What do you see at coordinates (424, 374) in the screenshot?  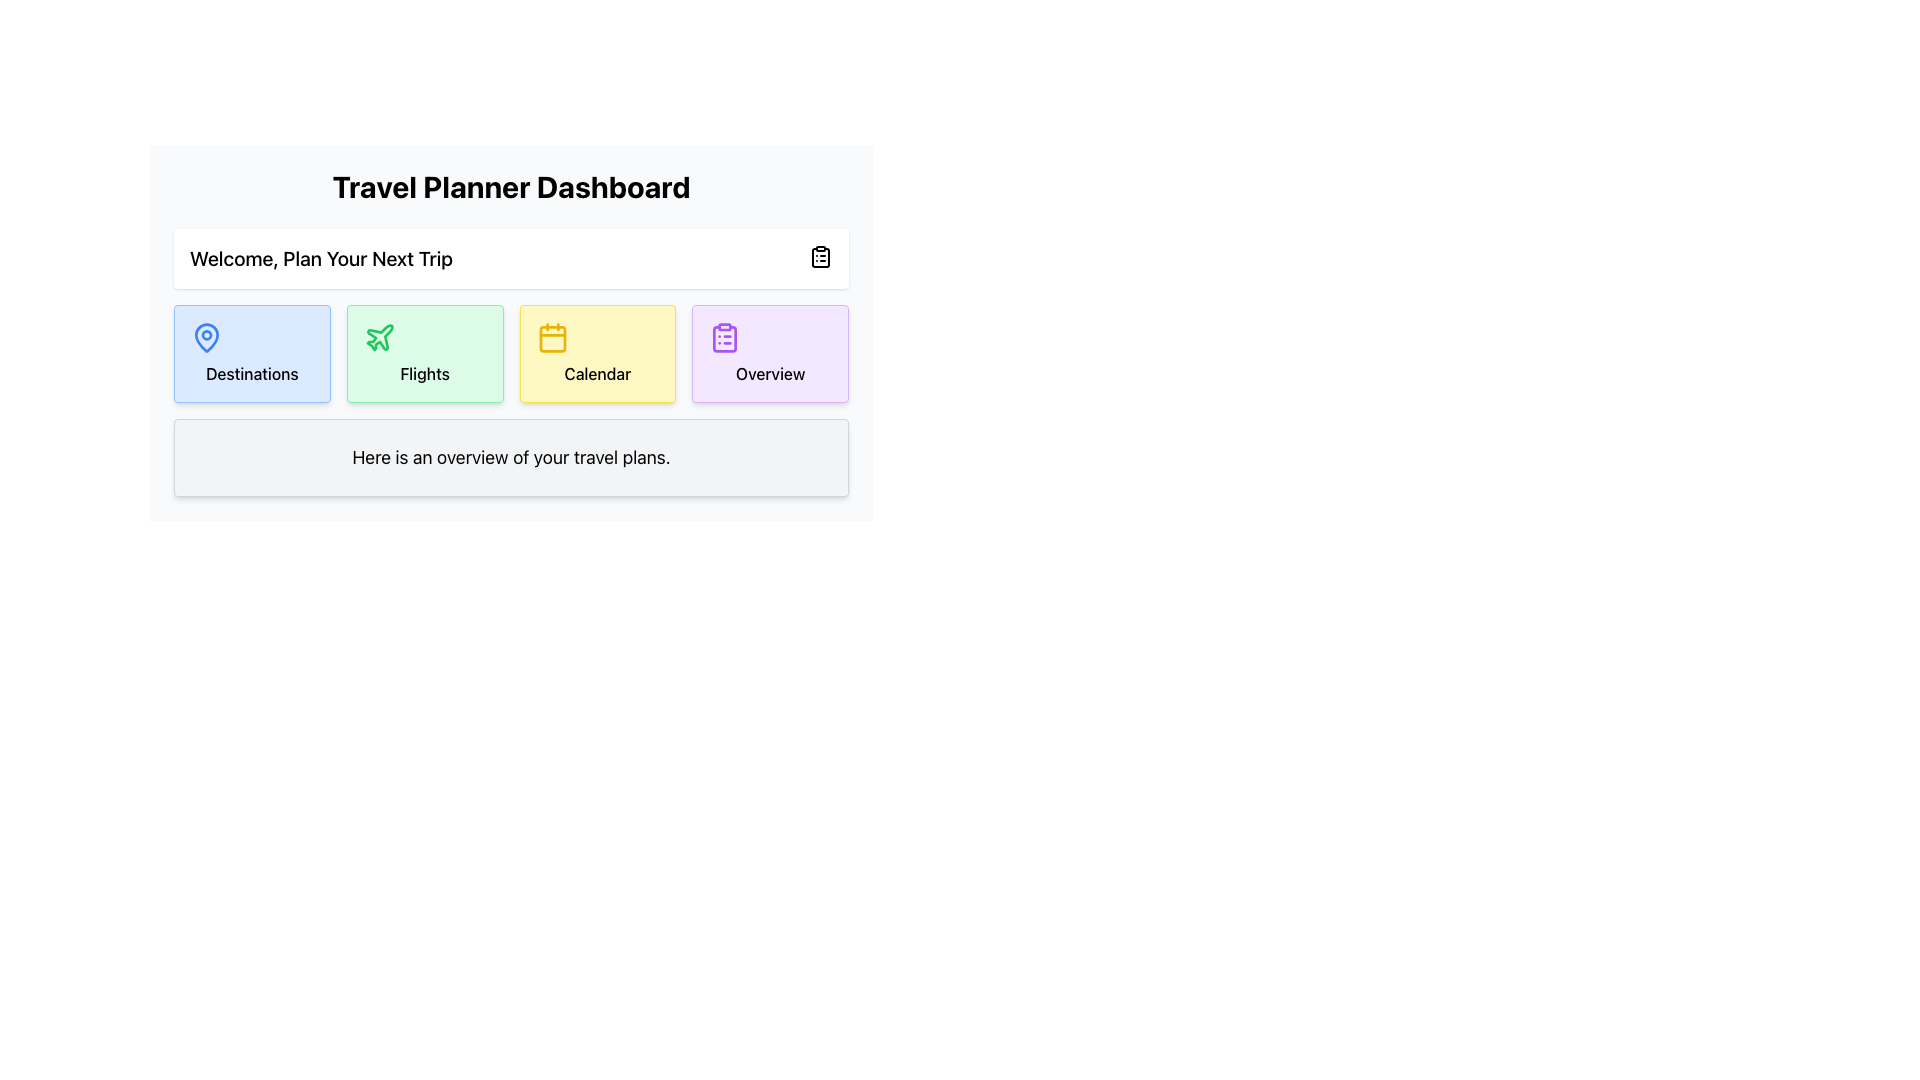 I see `the bolded text 'Flights' located in the mint-green card component, which is the second card from the left in a horizontal row of four cards` at bounding box center [424, 374].